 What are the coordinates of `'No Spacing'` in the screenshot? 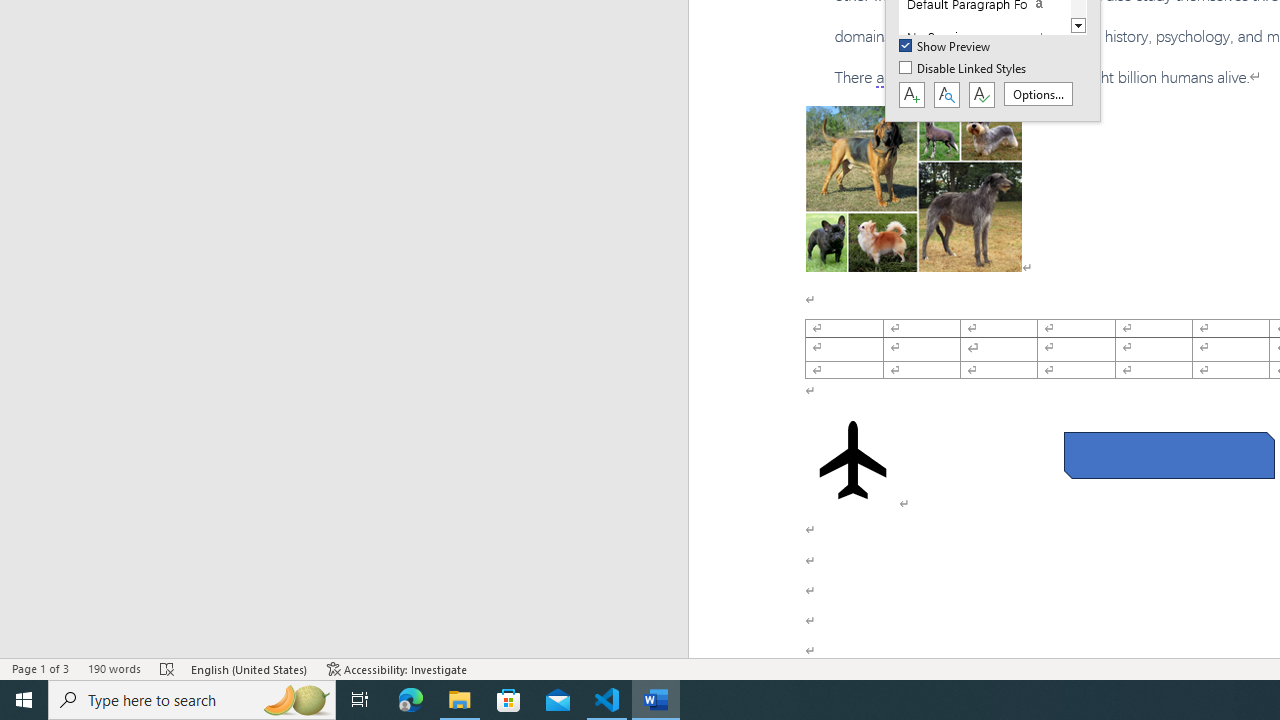 It's located at (984, 37).